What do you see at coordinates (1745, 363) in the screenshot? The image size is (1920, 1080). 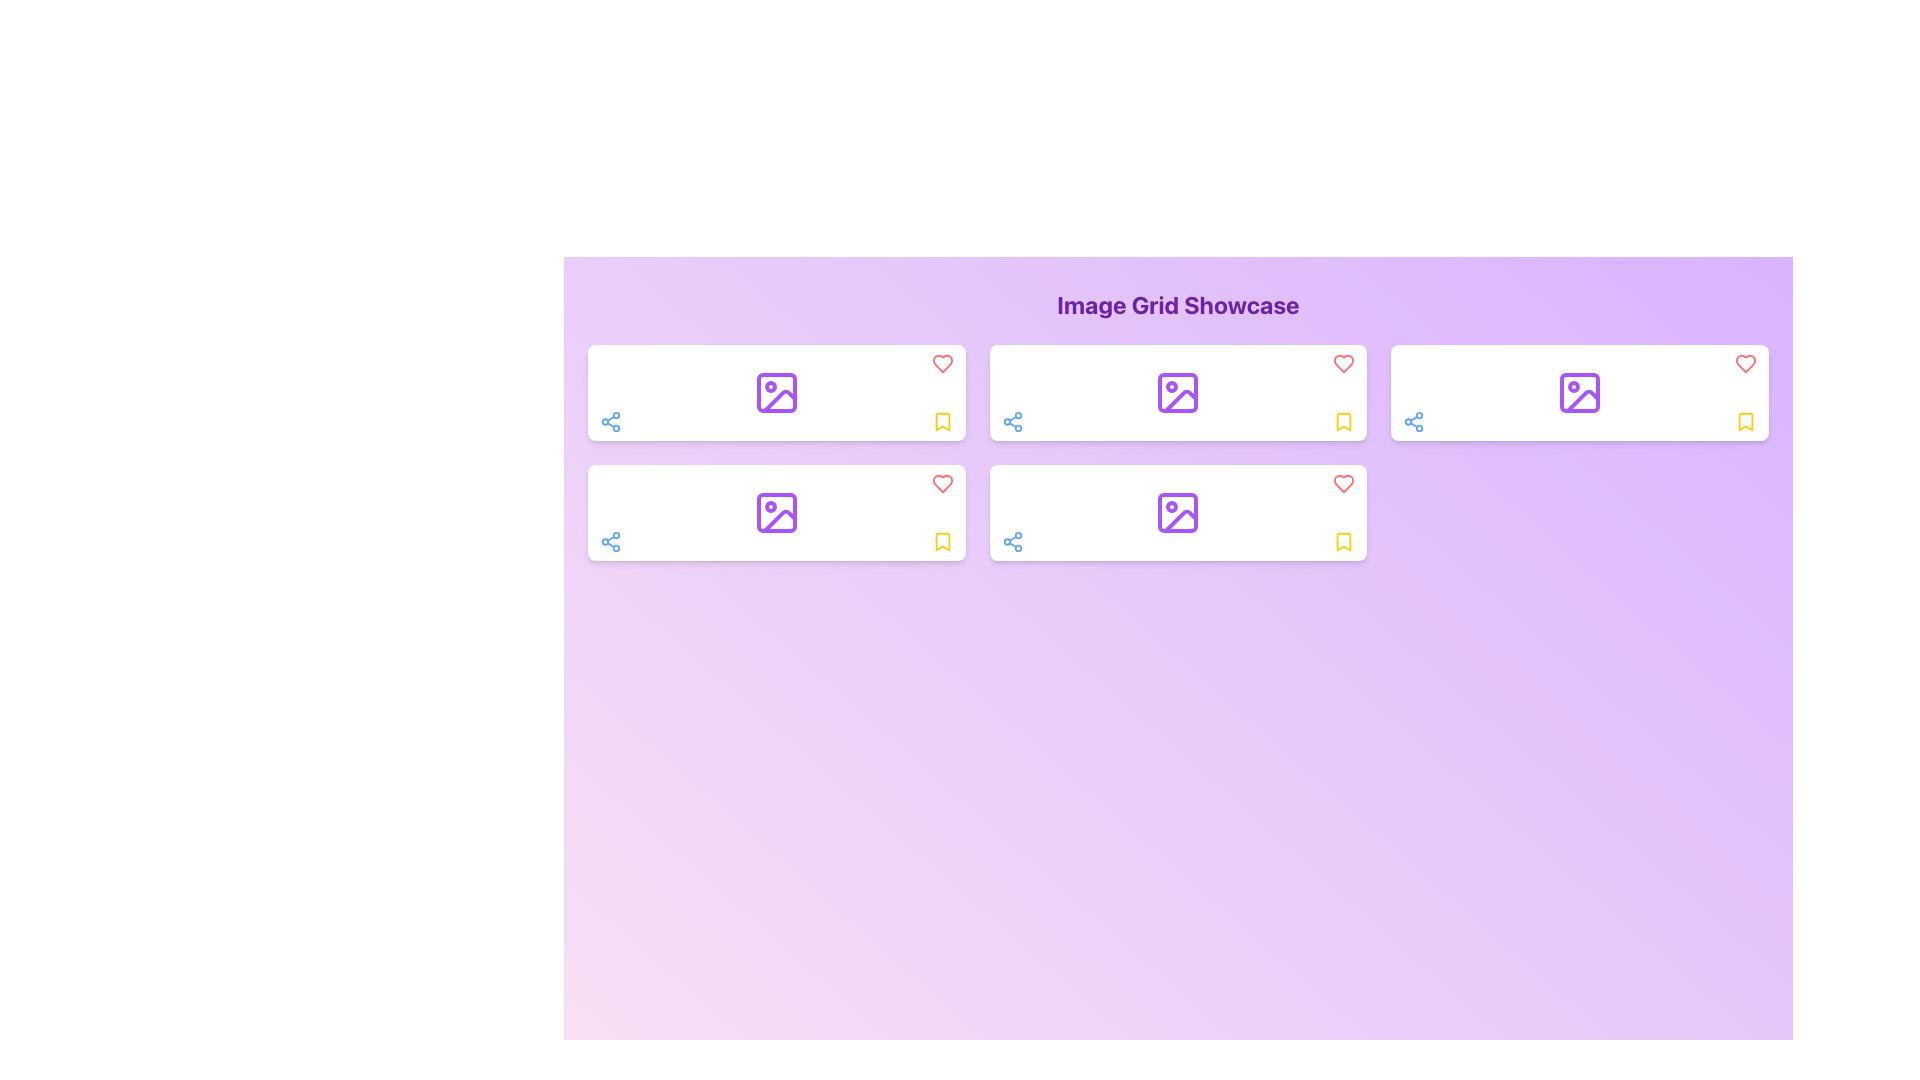 I see `the heart-shaped icon indicating favorites or likes located in the top-right corner of a card component` at bounding box center [1745, 363].